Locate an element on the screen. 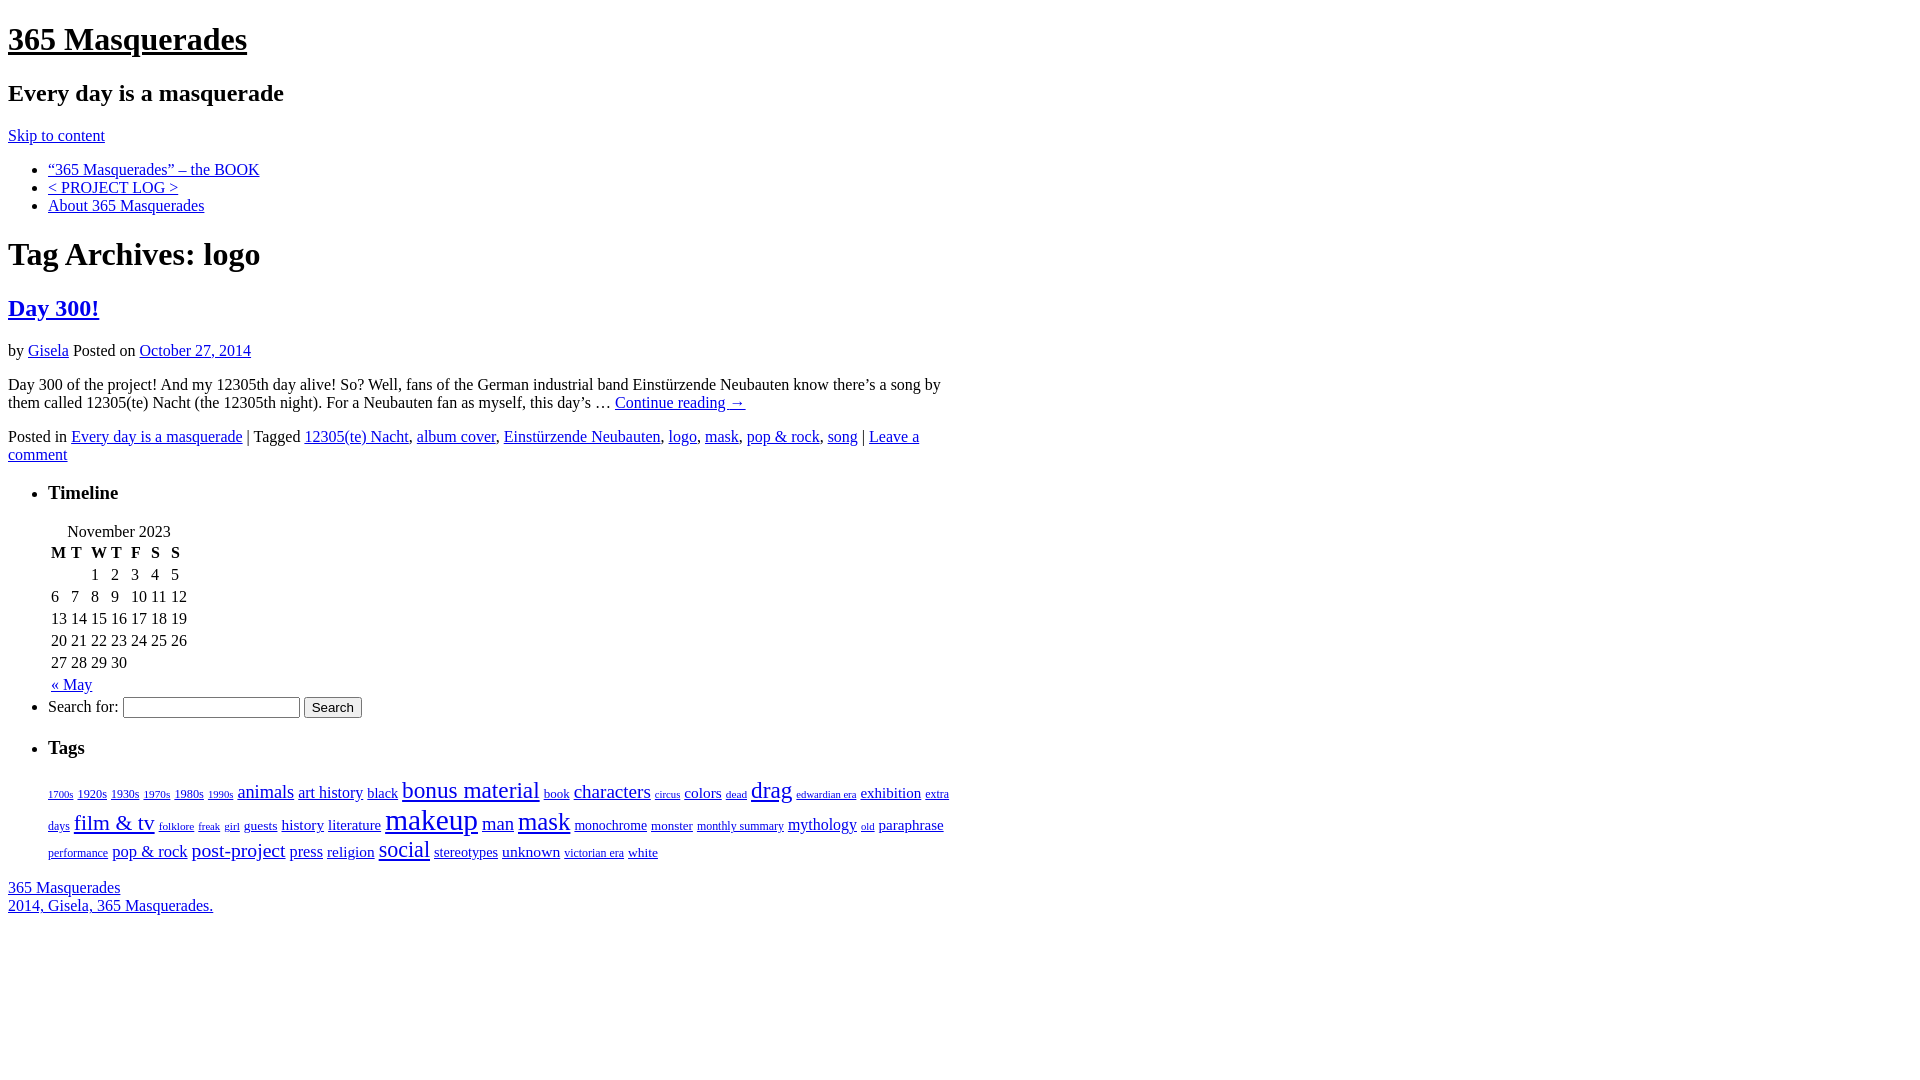 This screenshot has width=1920, height=1080. 'man' is located at coordinates (481, 823).